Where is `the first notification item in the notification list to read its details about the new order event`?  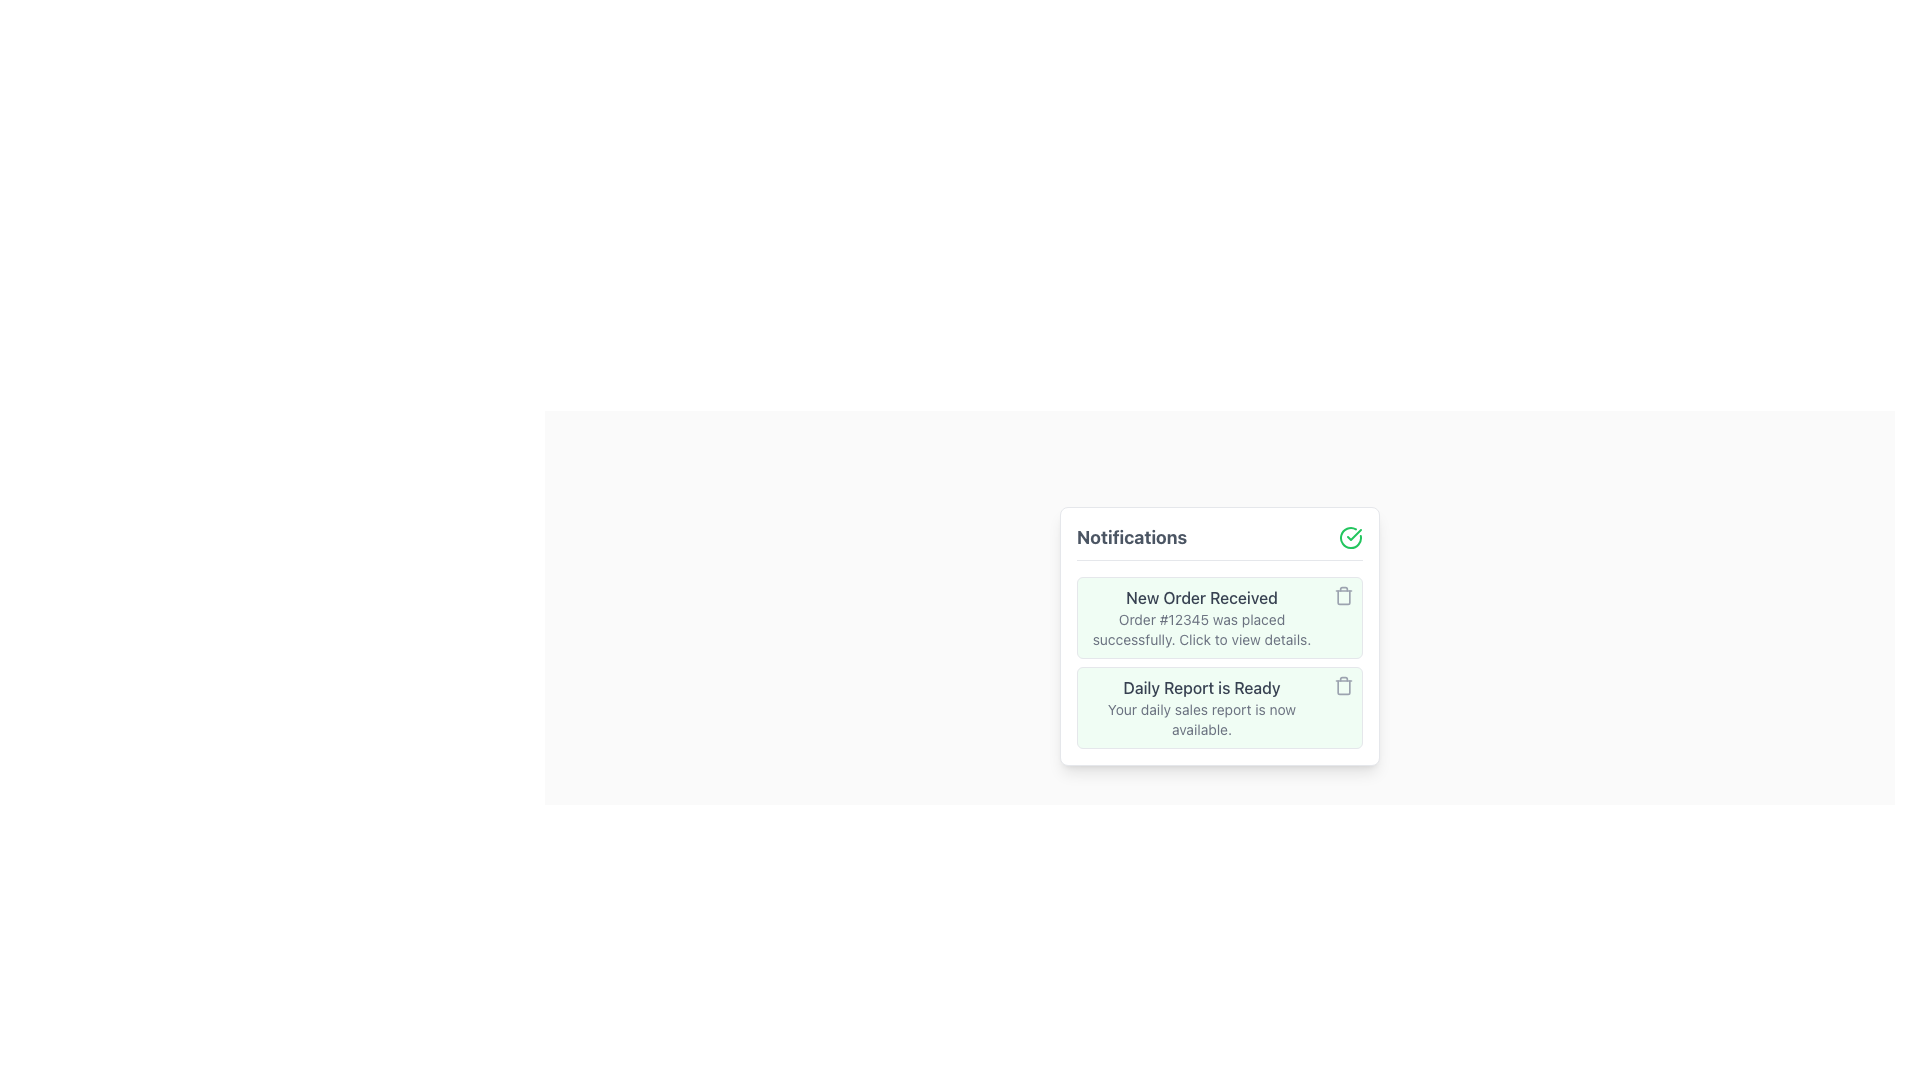
the first notification item in the notification list to read its details about the new order event is located at coordinates (1200, 616).